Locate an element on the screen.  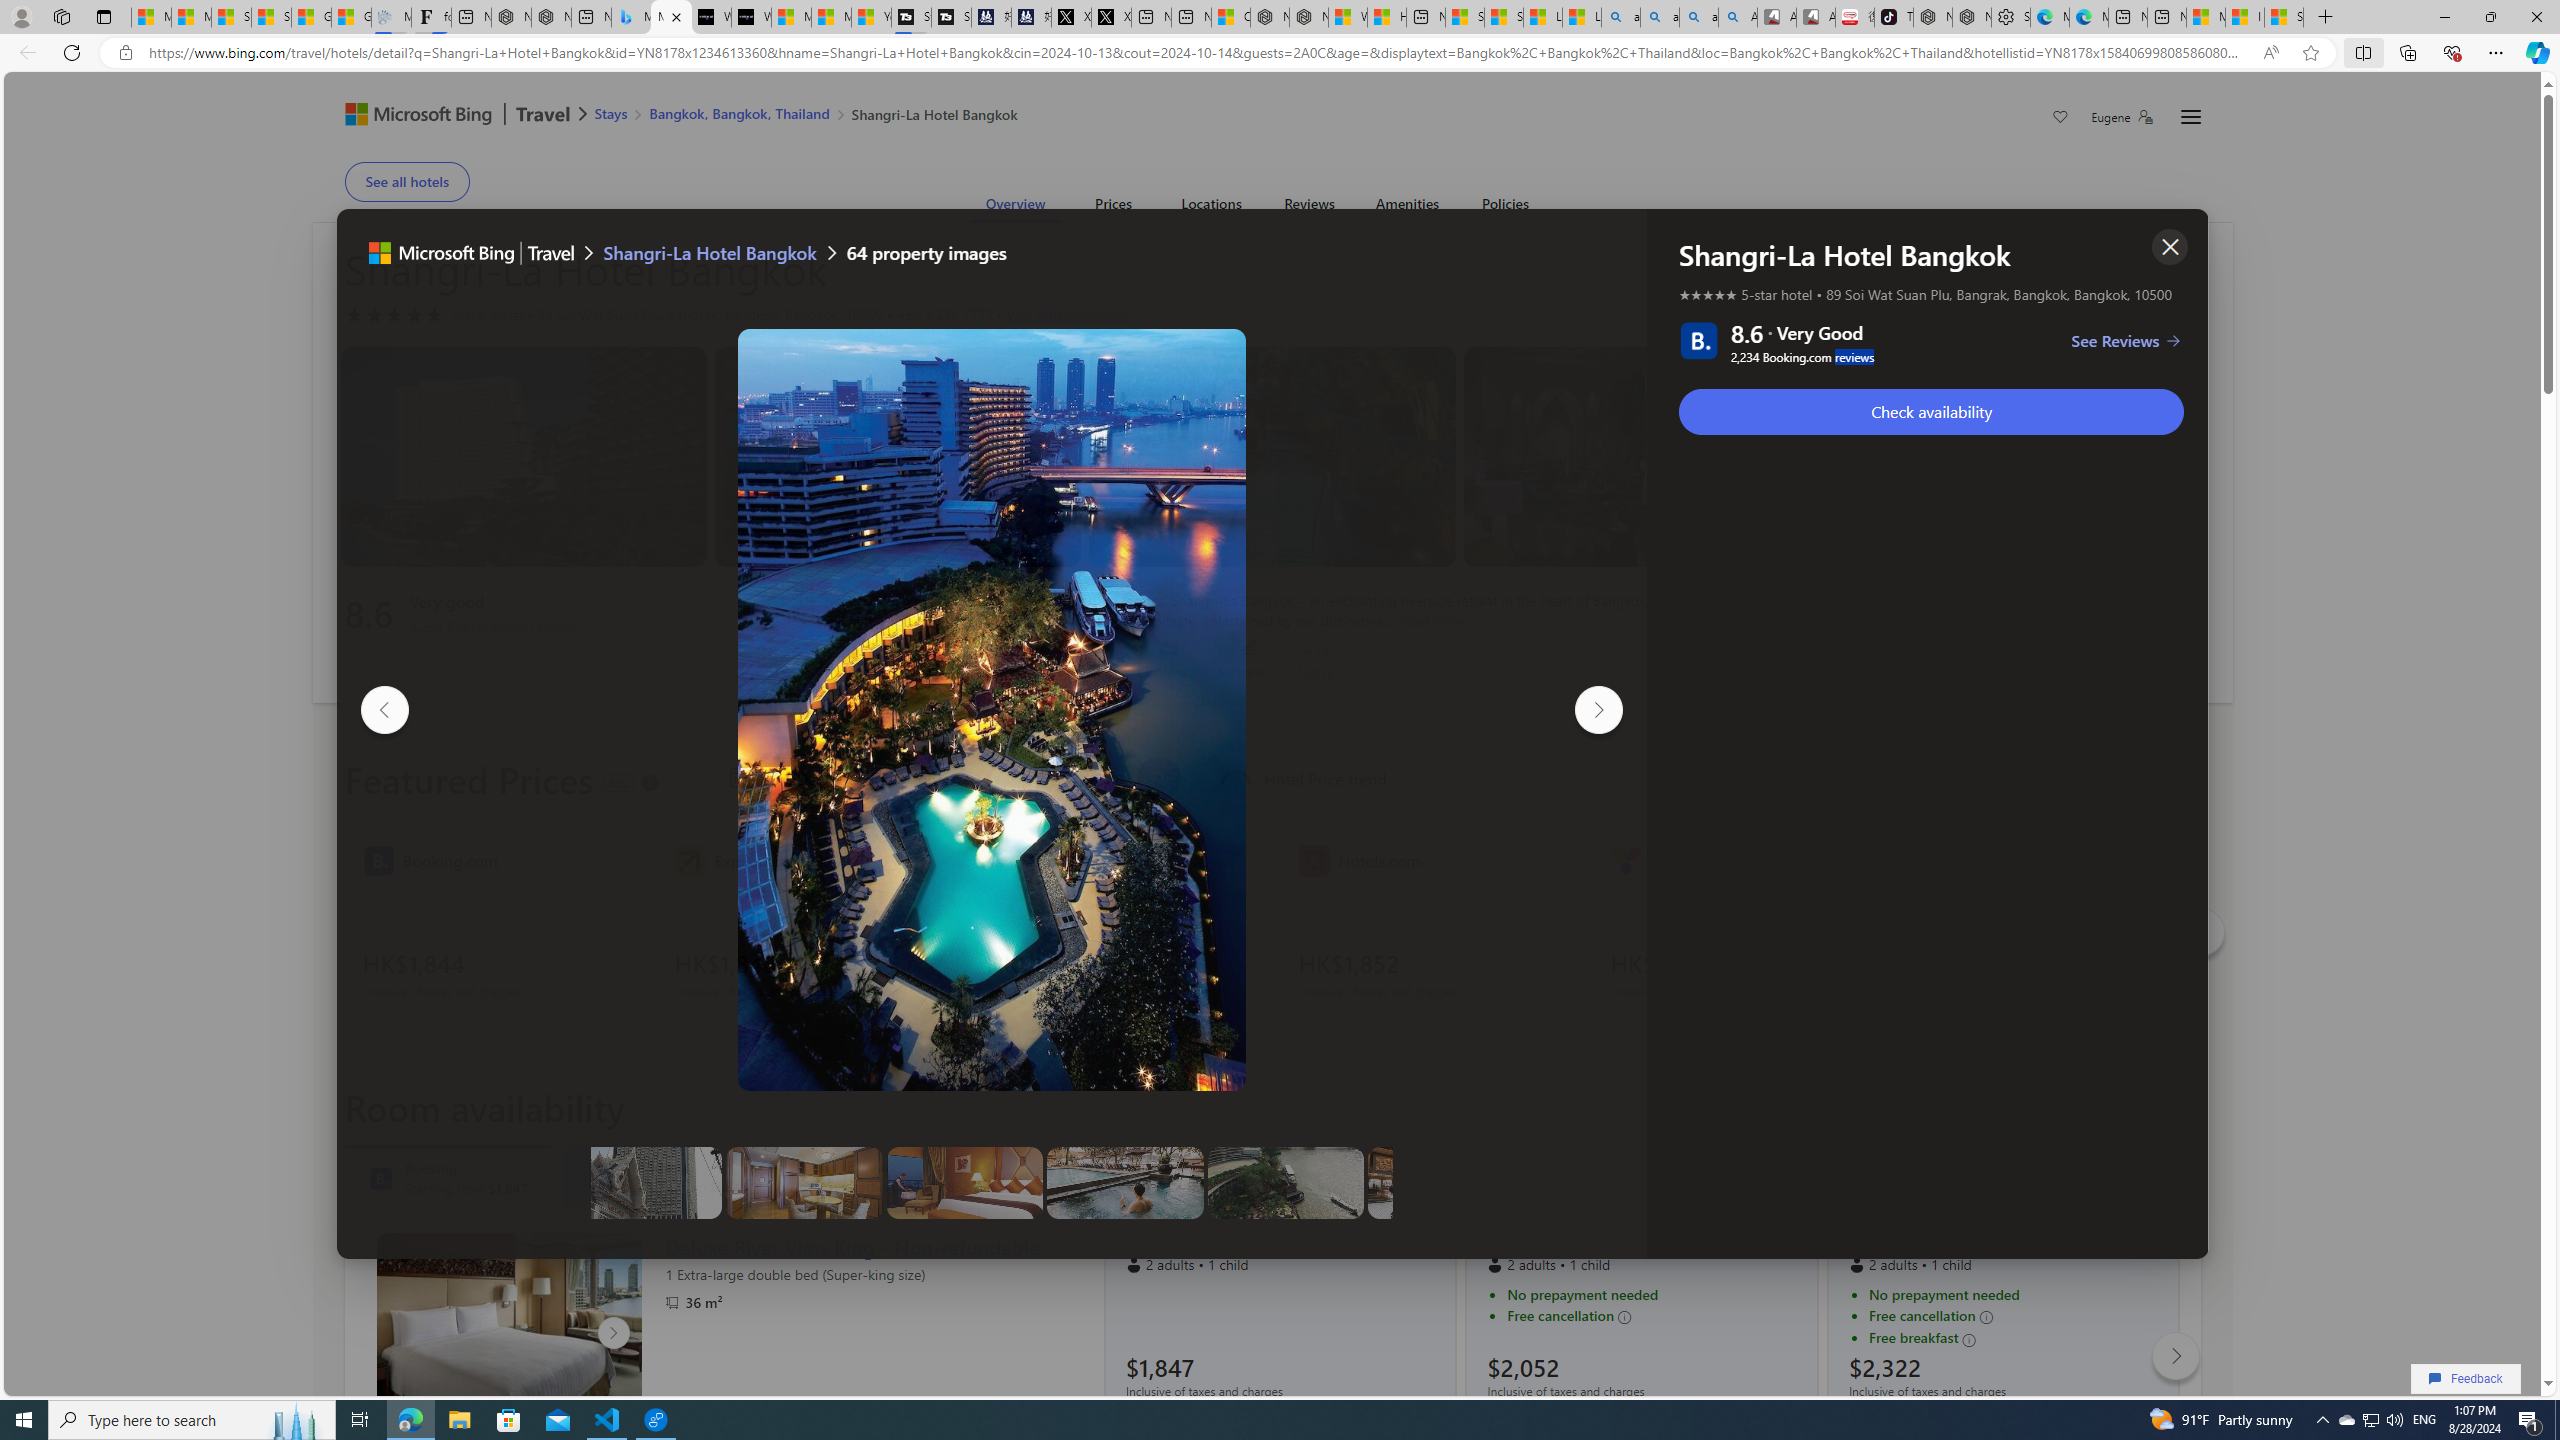
'Nordace Siena Pro 15 Backpack' is located at coordinates (1970, 16).